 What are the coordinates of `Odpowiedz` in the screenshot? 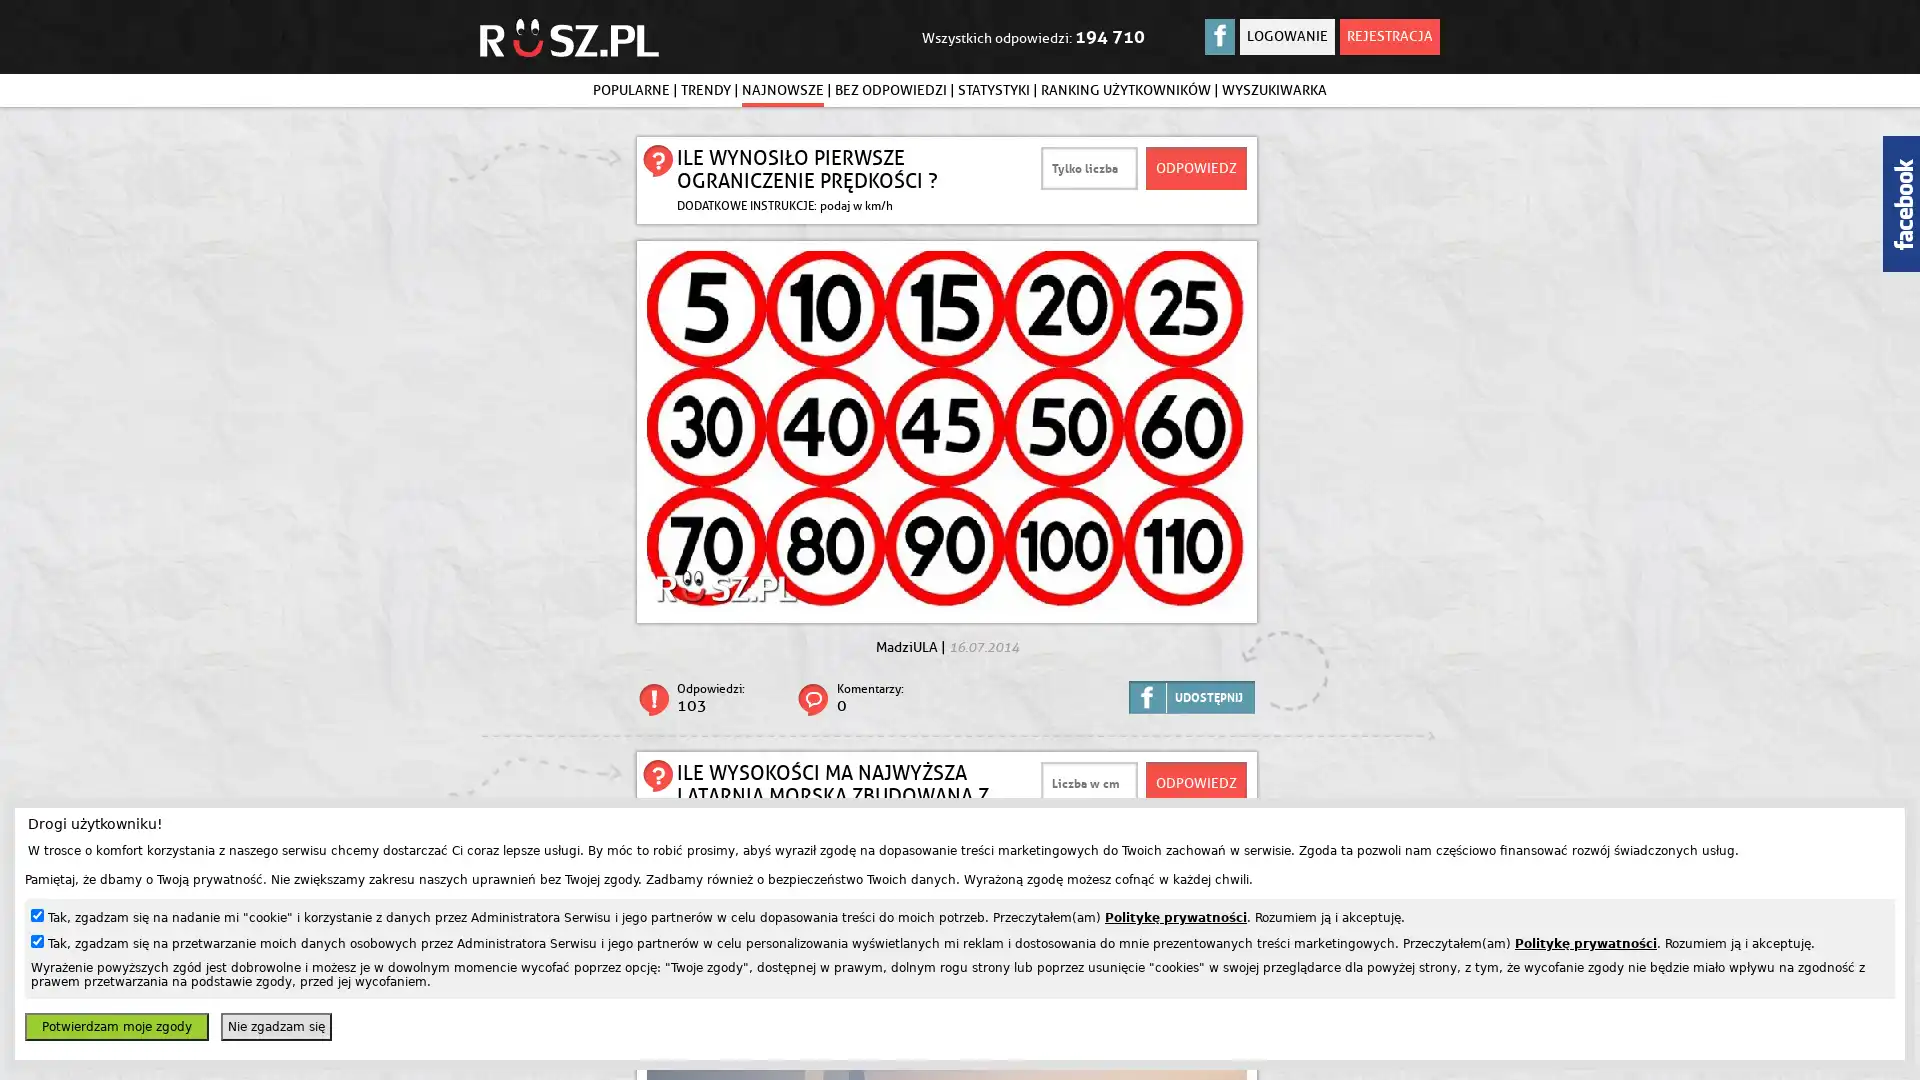 It's located at (1196, 167).